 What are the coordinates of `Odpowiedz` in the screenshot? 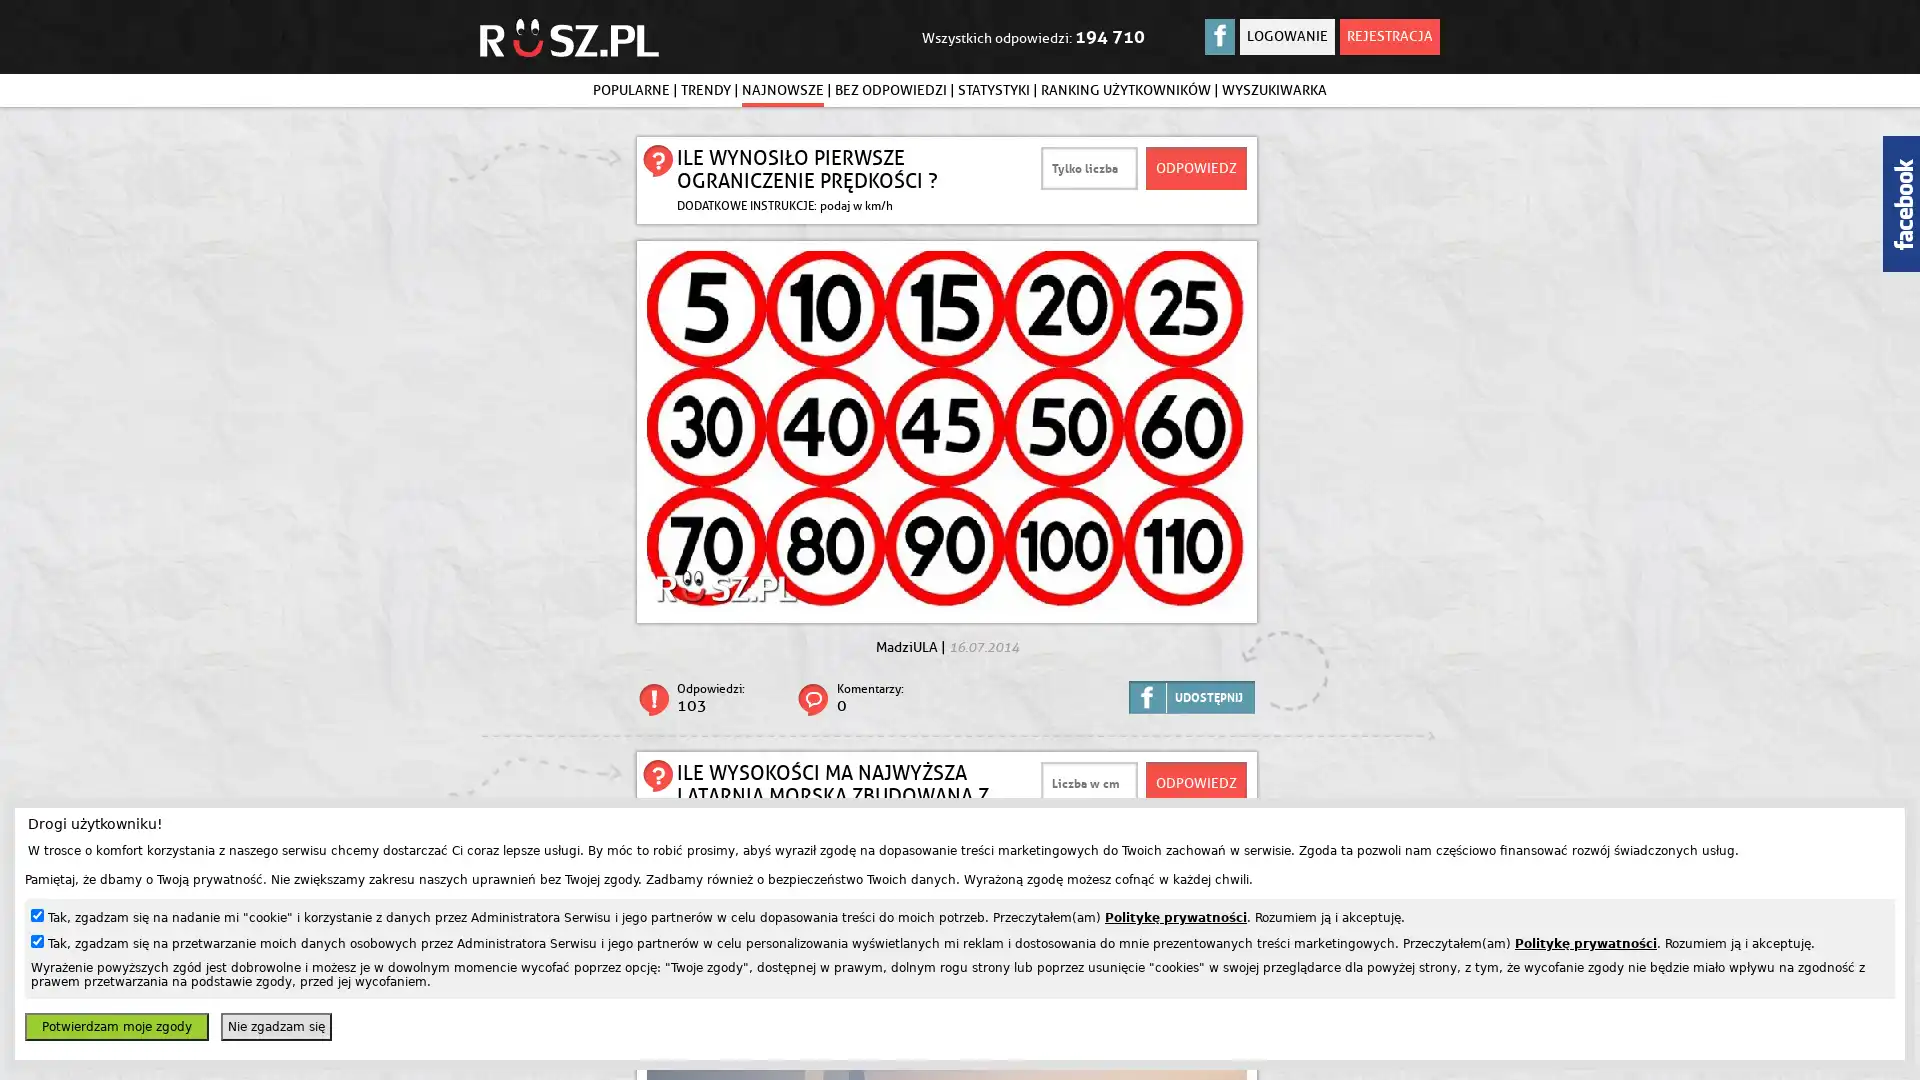 It's located at (1196, 167).